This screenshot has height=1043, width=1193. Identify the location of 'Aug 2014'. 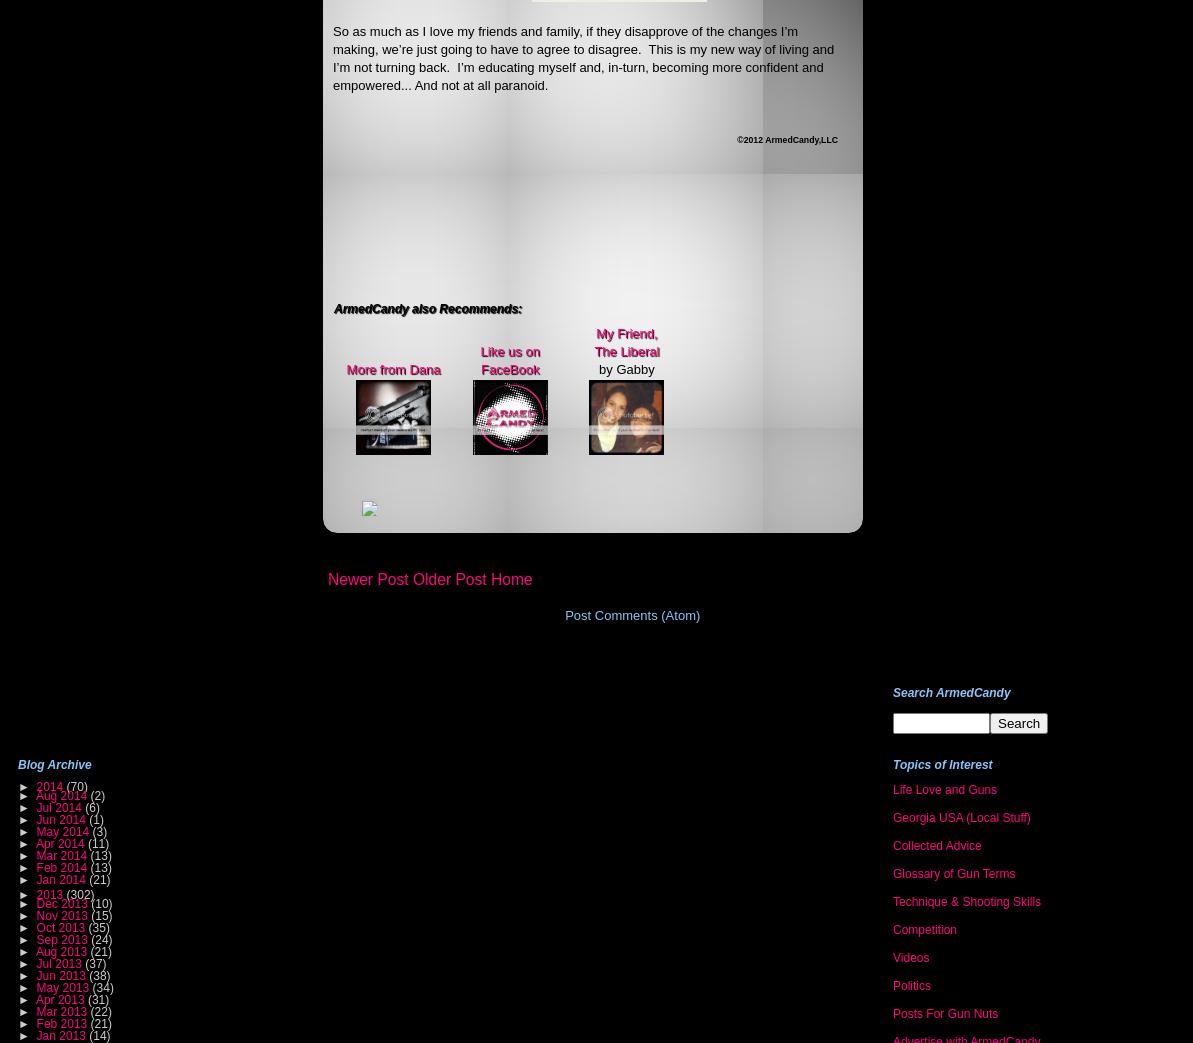
(34, 793).